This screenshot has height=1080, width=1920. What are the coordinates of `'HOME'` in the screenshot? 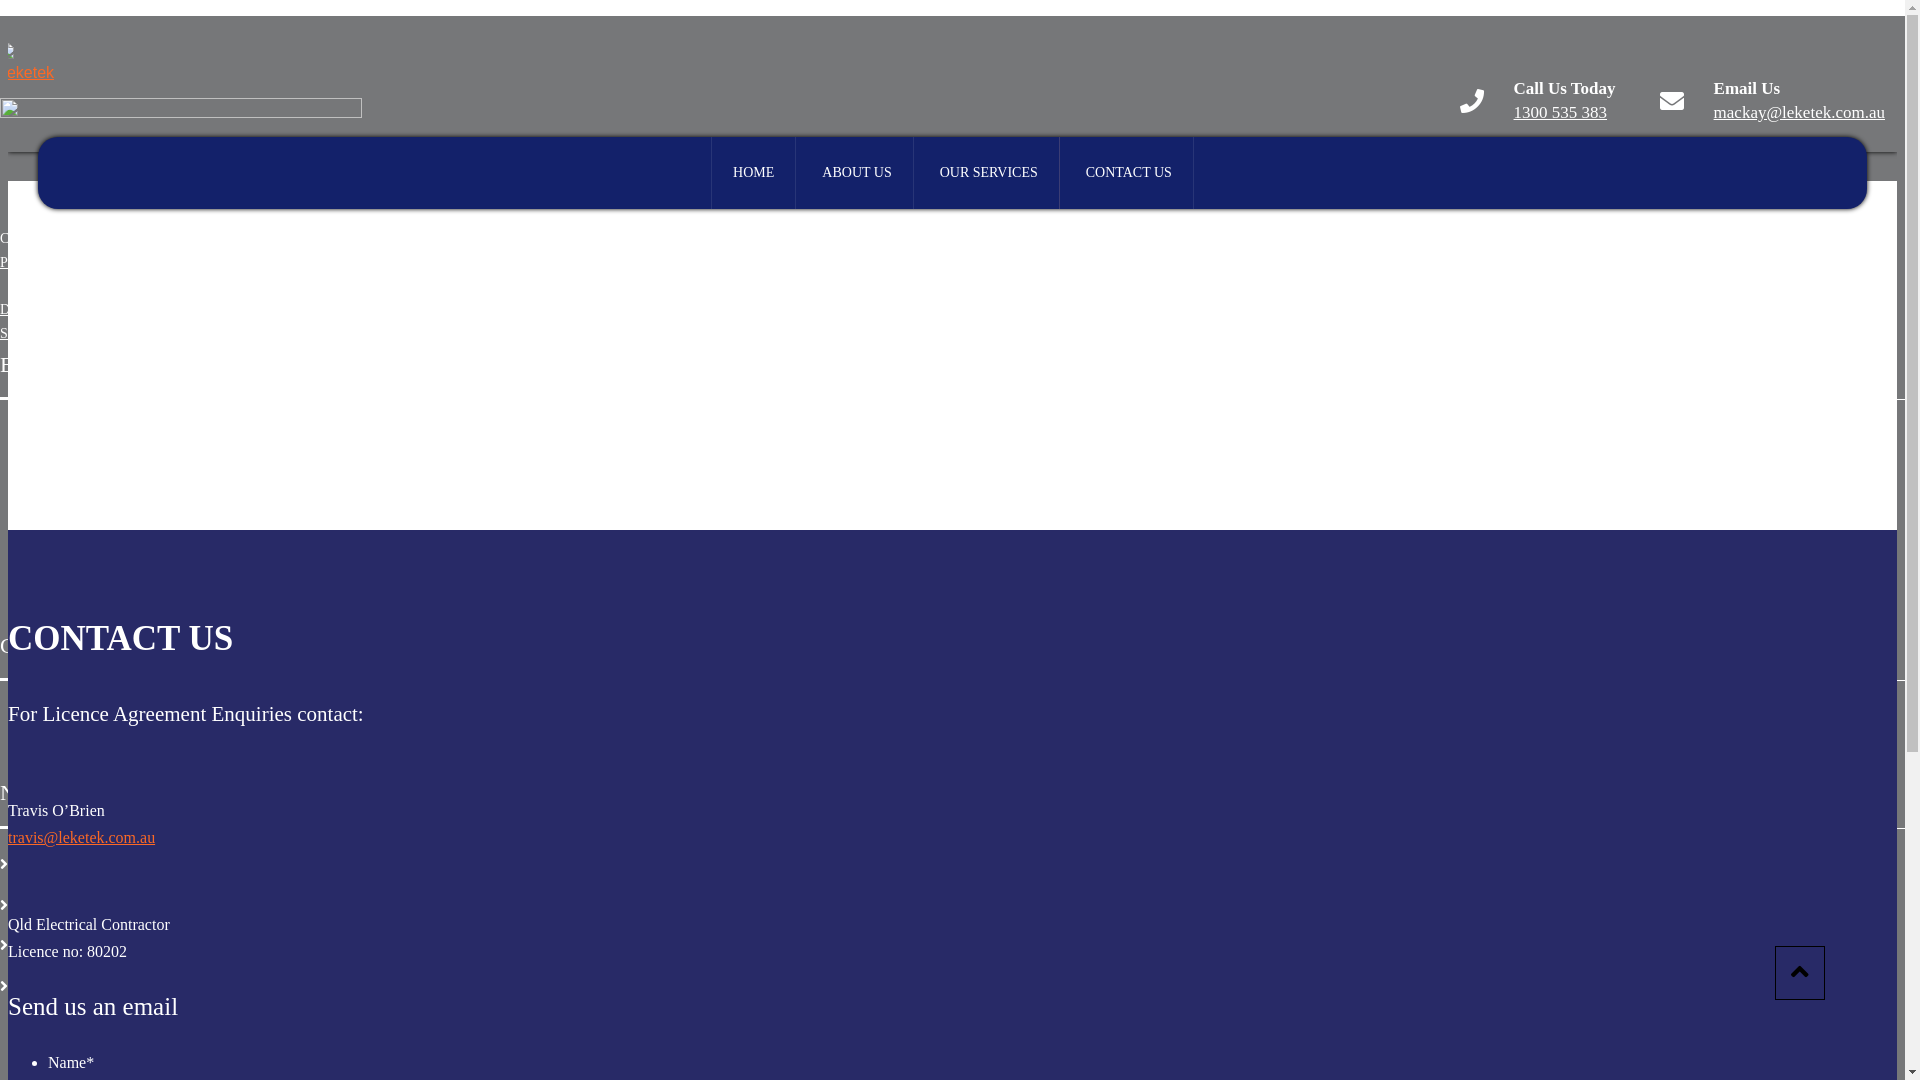 It's located at (752, 172).